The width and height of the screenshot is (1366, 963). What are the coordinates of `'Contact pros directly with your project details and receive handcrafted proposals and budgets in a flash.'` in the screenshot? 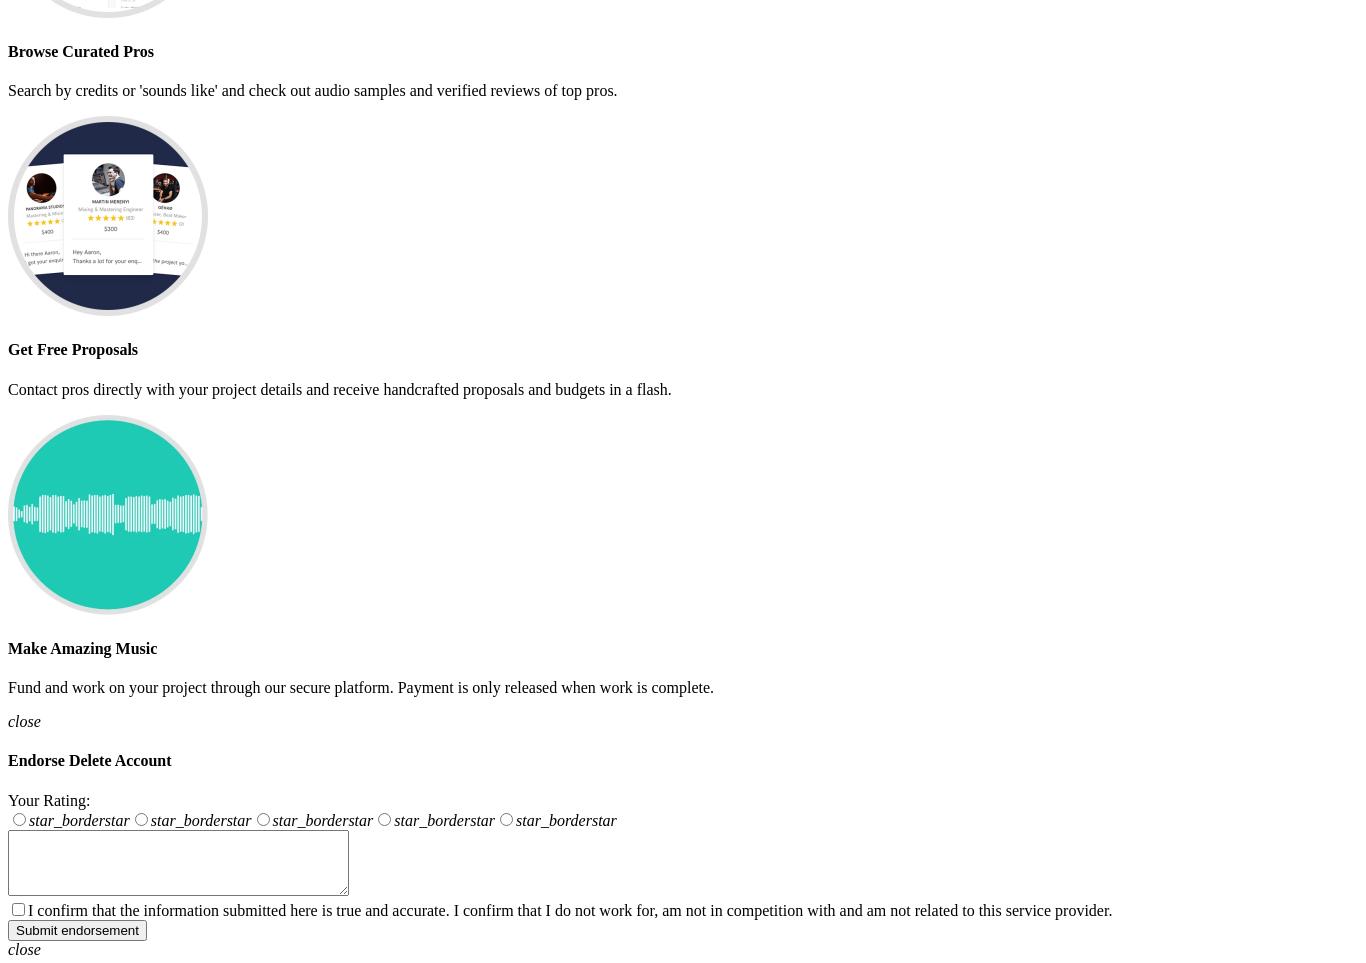 It's located at (339, 387).